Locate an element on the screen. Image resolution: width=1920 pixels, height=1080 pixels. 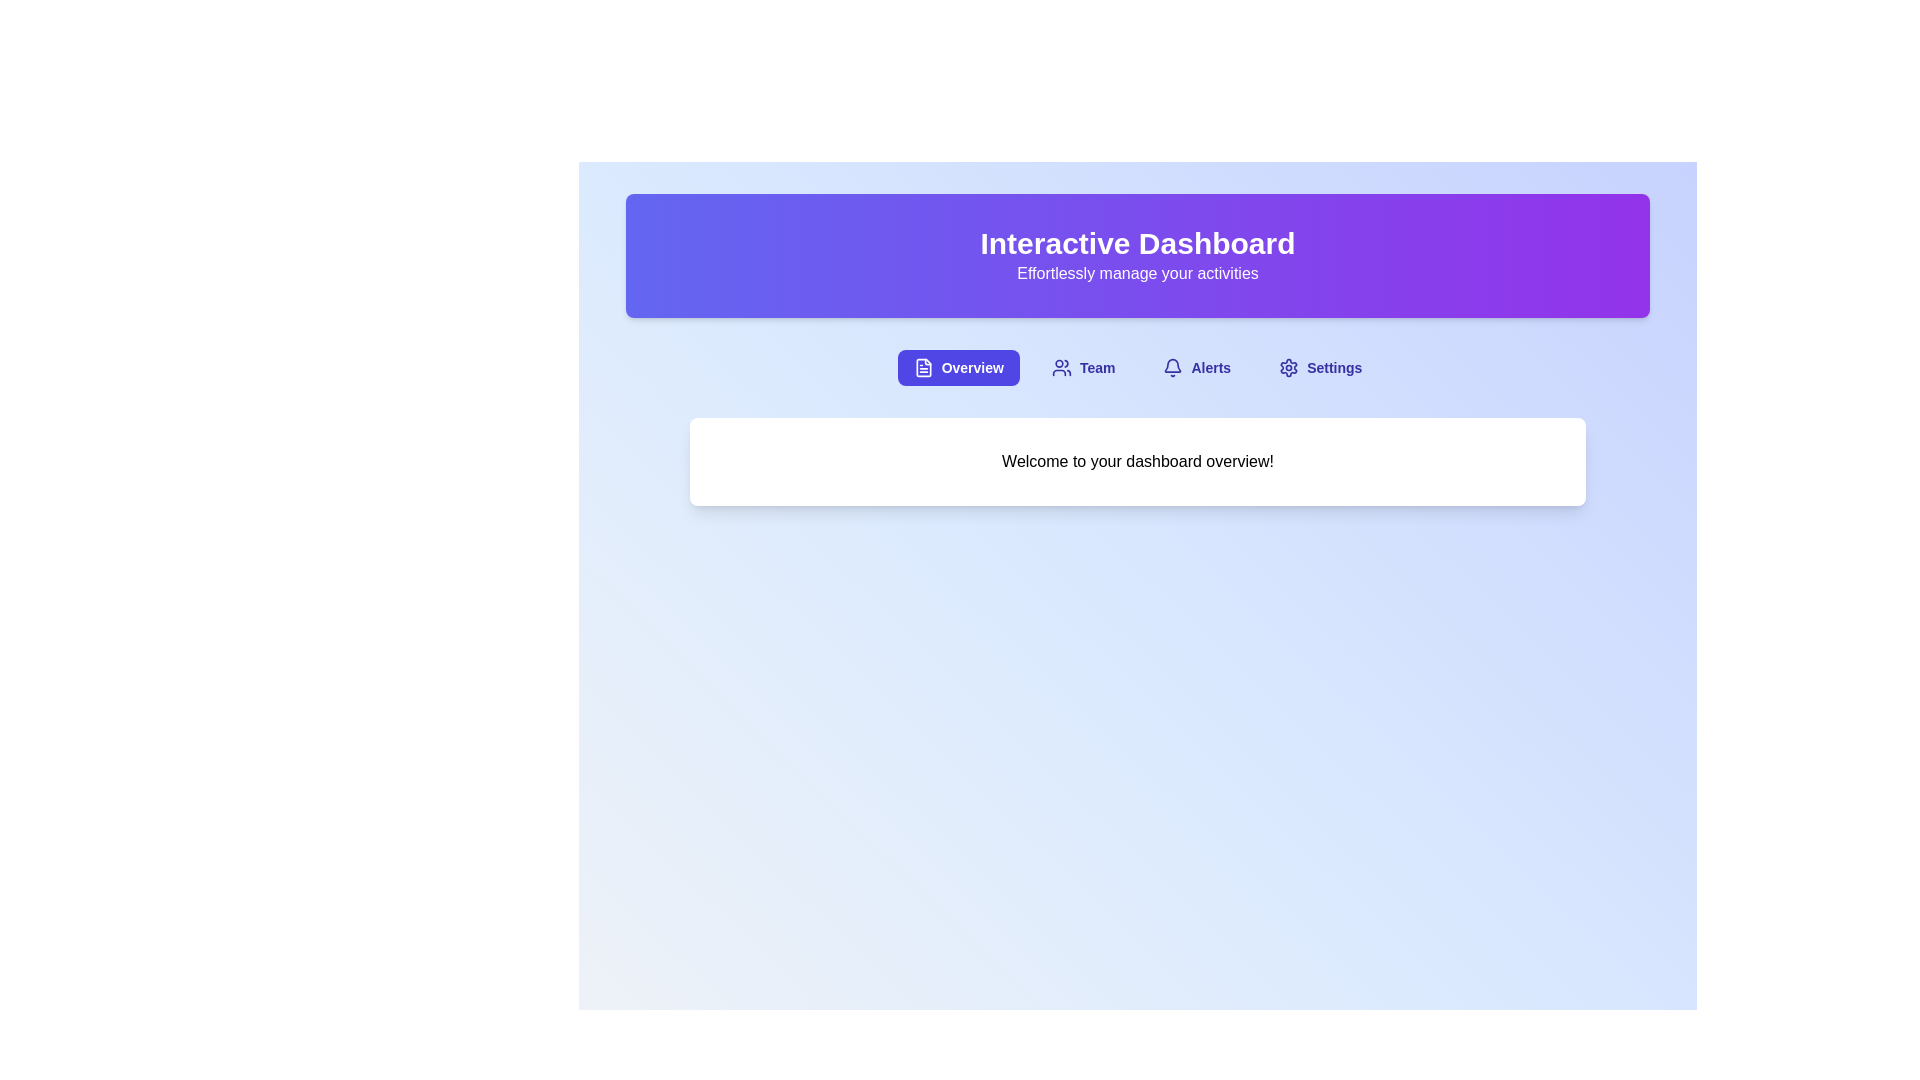
the graphical component of the bell notification icon located in the navigation bar, which represents the active state of the alert functionality is located at coordinates (1173, 365).